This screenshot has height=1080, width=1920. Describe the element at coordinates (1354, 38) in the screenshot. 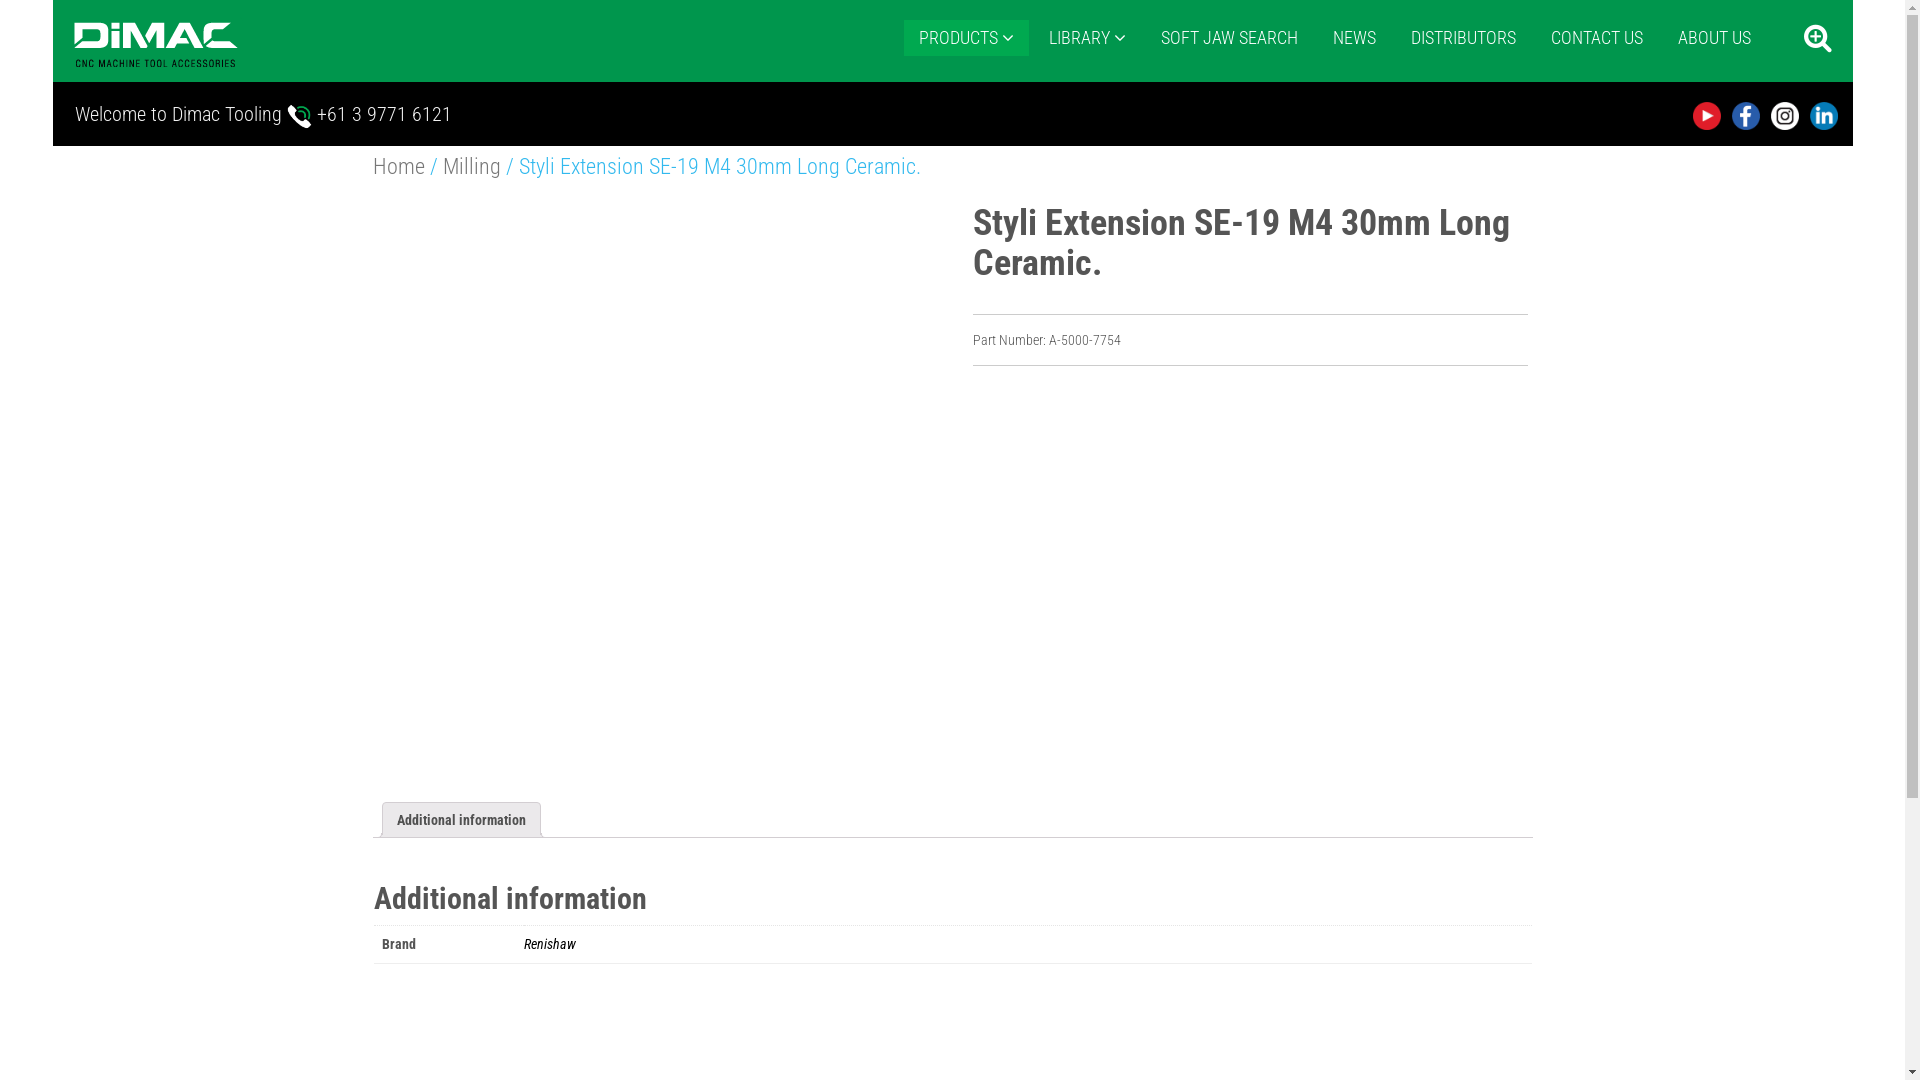

I see `'NEWS'` at that location.